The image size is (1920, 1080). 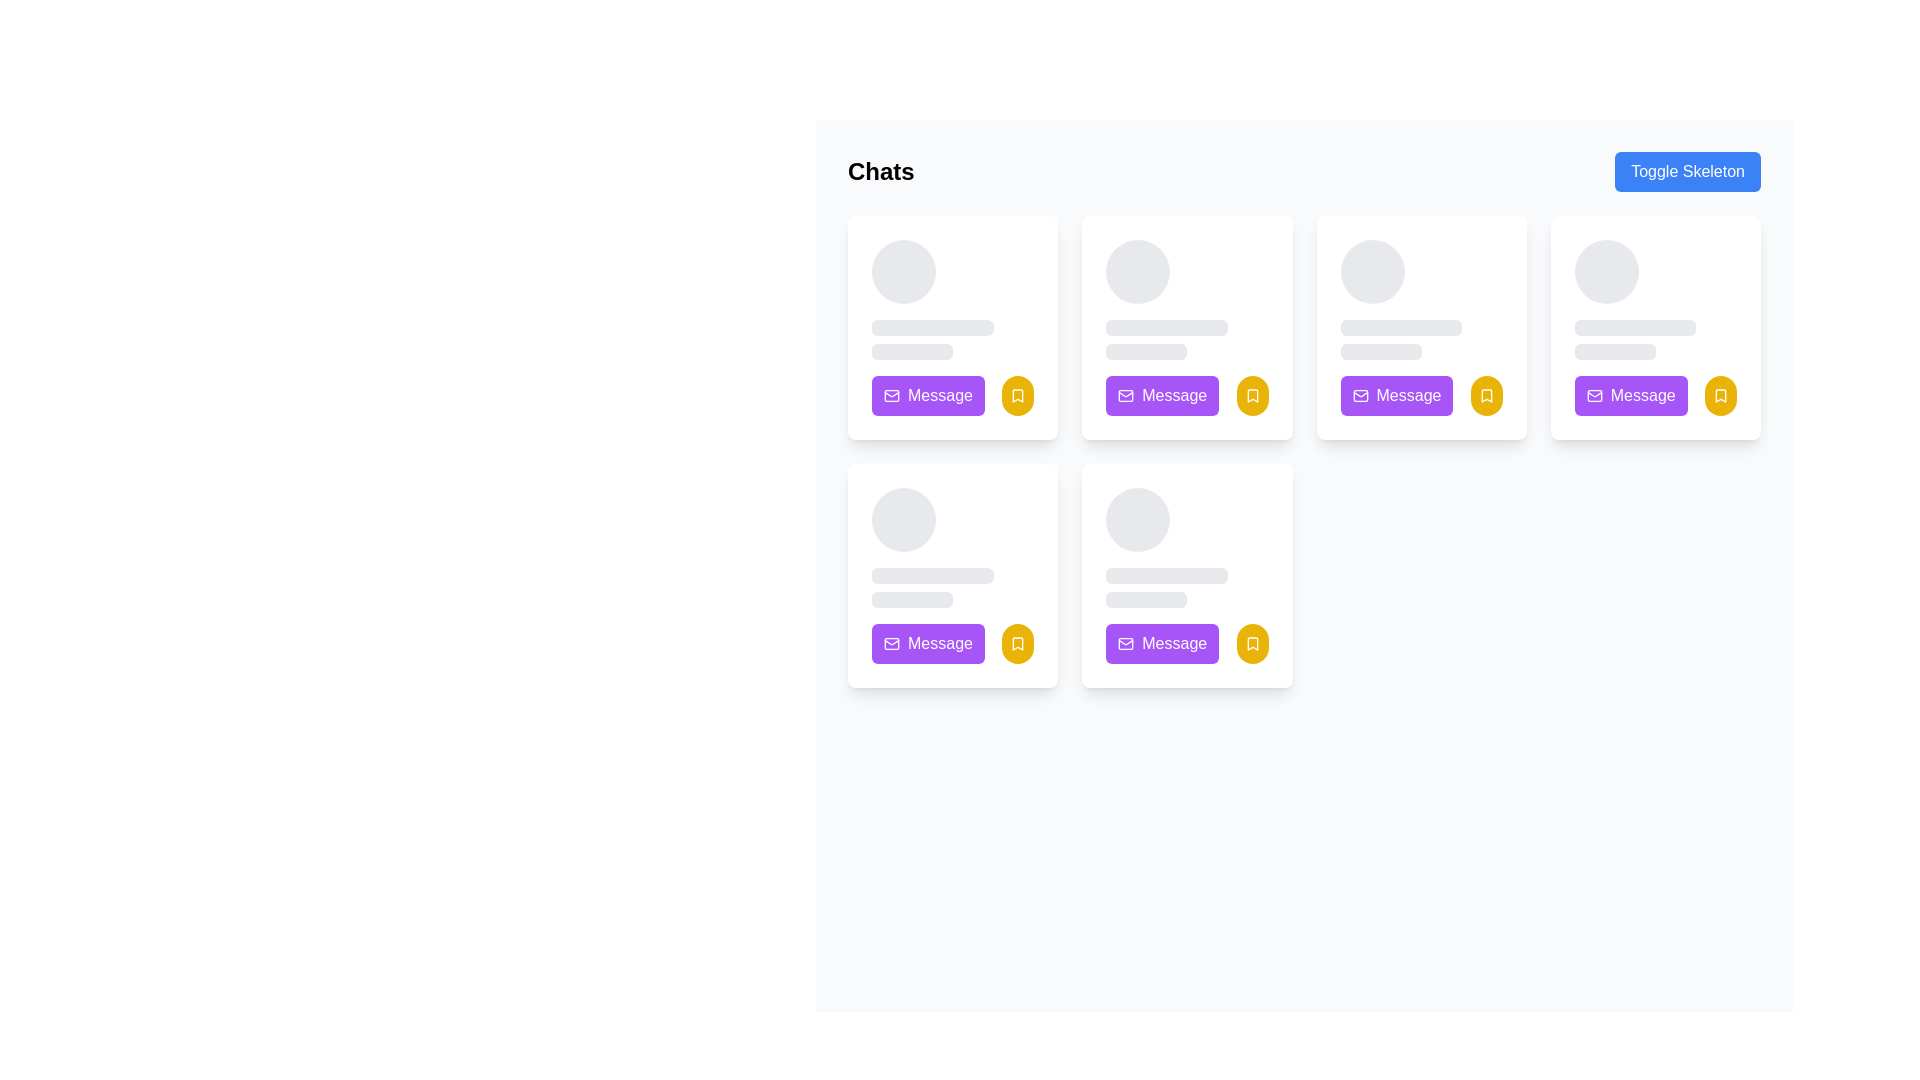 I want to click on the vibrant purple button labeled 'Message' with a white envelope icon to observe its hover effect, so click(x=1162, y=396).